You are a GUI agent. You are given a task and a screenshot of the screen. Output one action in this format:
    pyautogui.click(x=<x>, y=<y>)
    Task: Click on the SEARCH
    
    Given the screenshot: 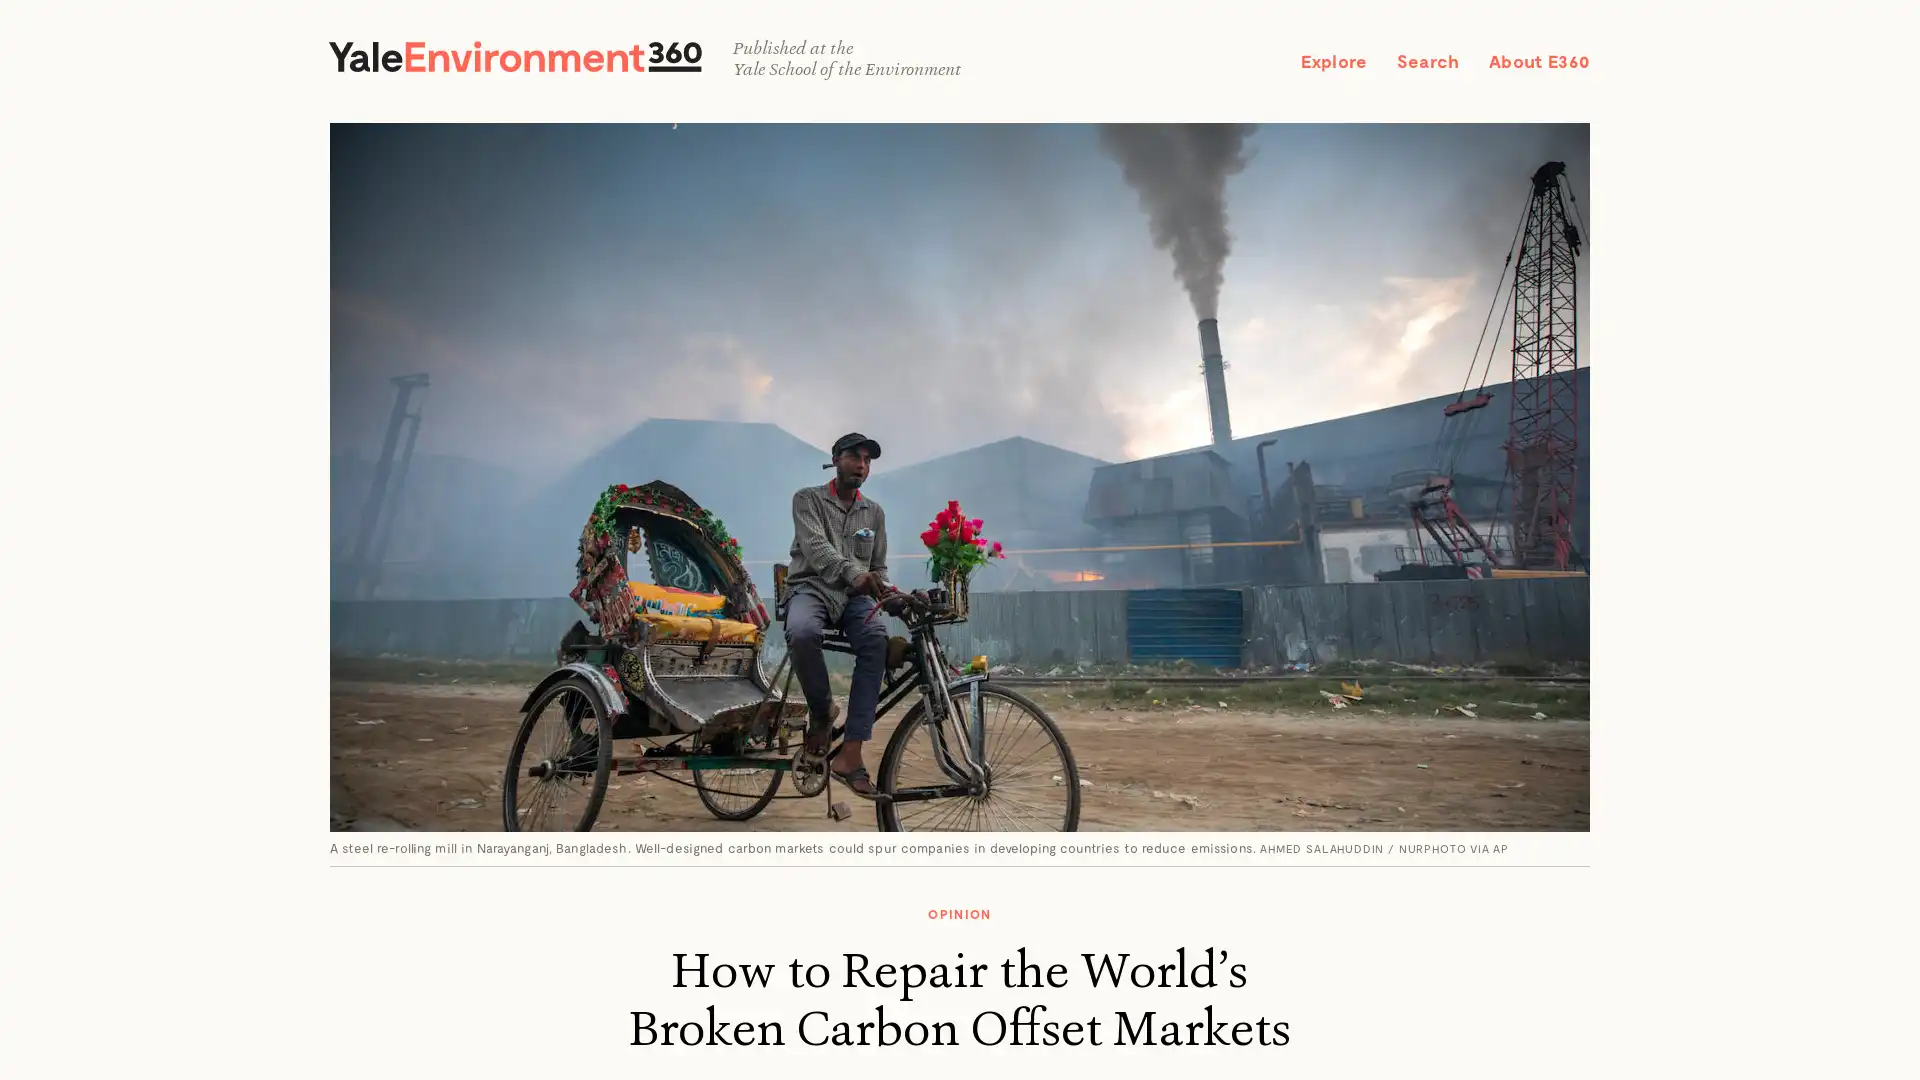 What is the action you would take?
    pyautogui.click(x=1541, y=45)
    